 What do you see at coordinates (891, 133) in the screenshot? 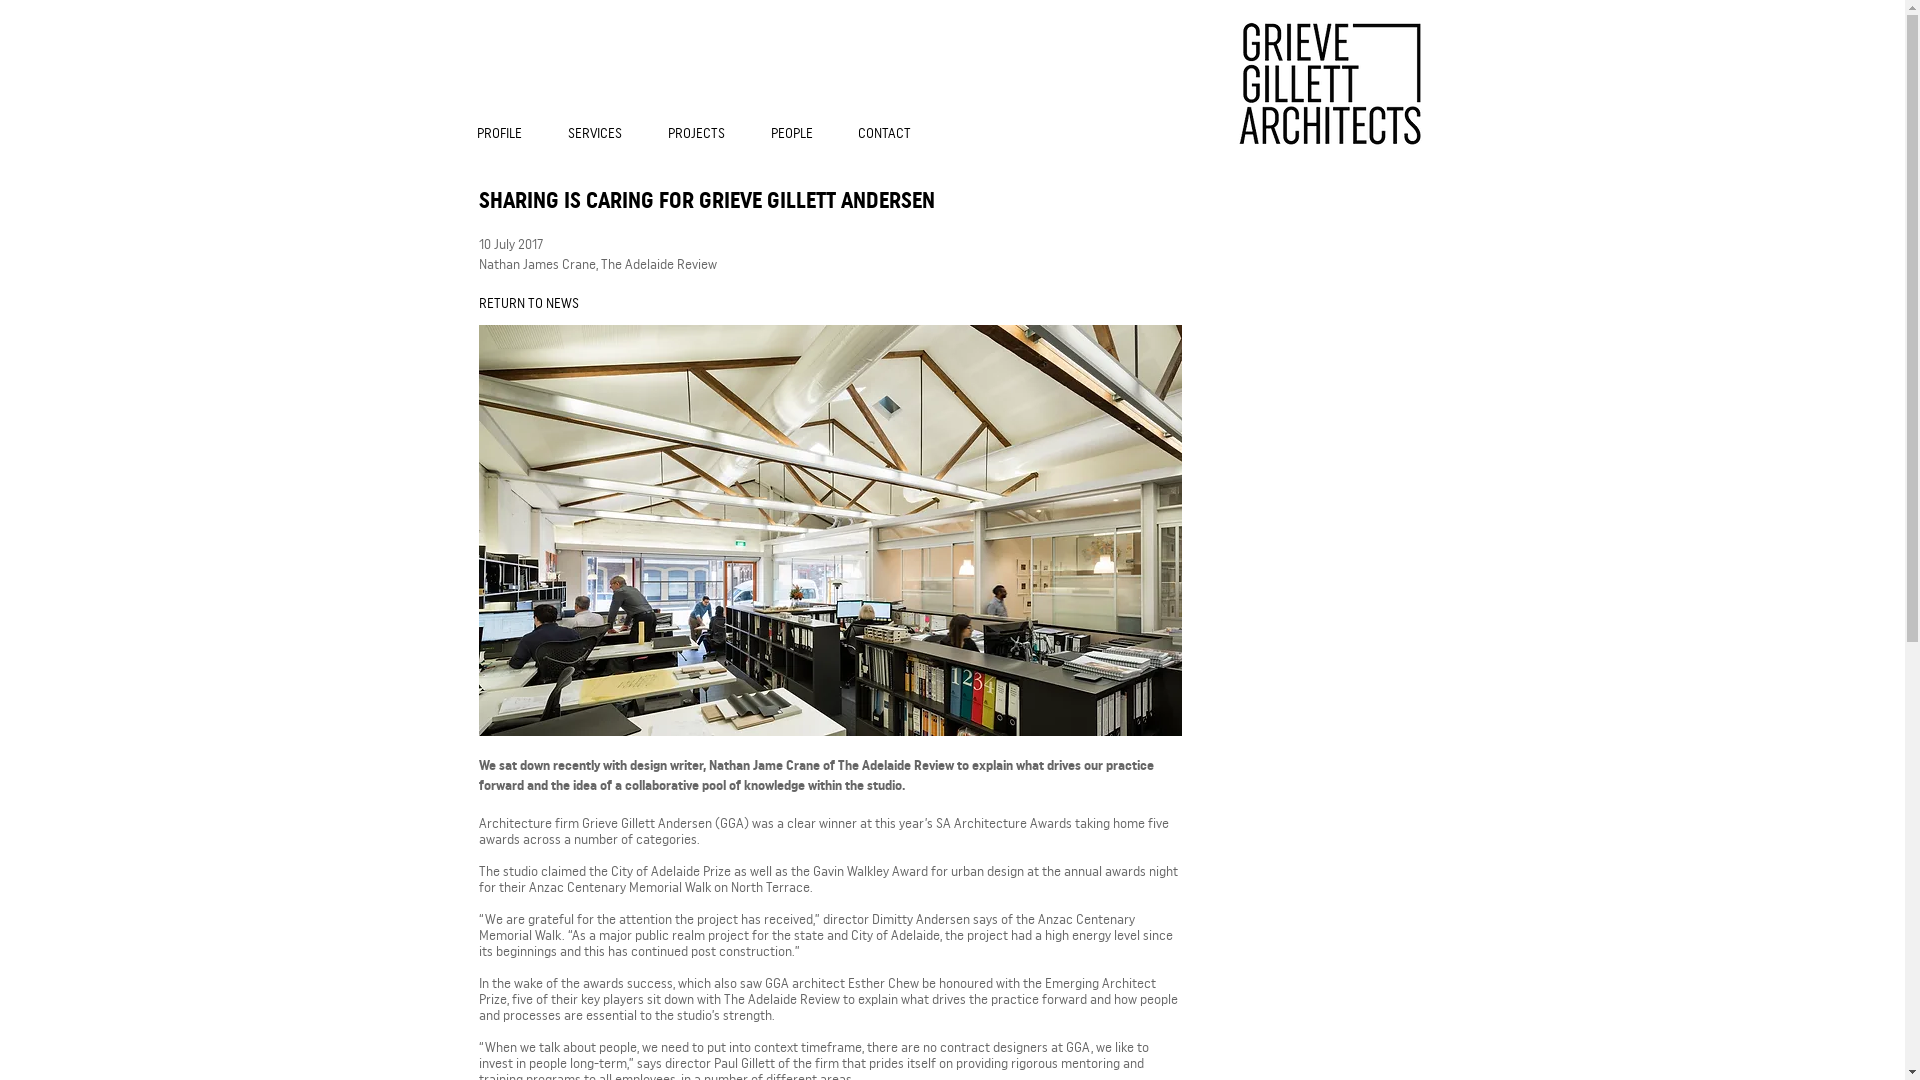
I see `'CONTACT'` at bounding box center [891, 133].